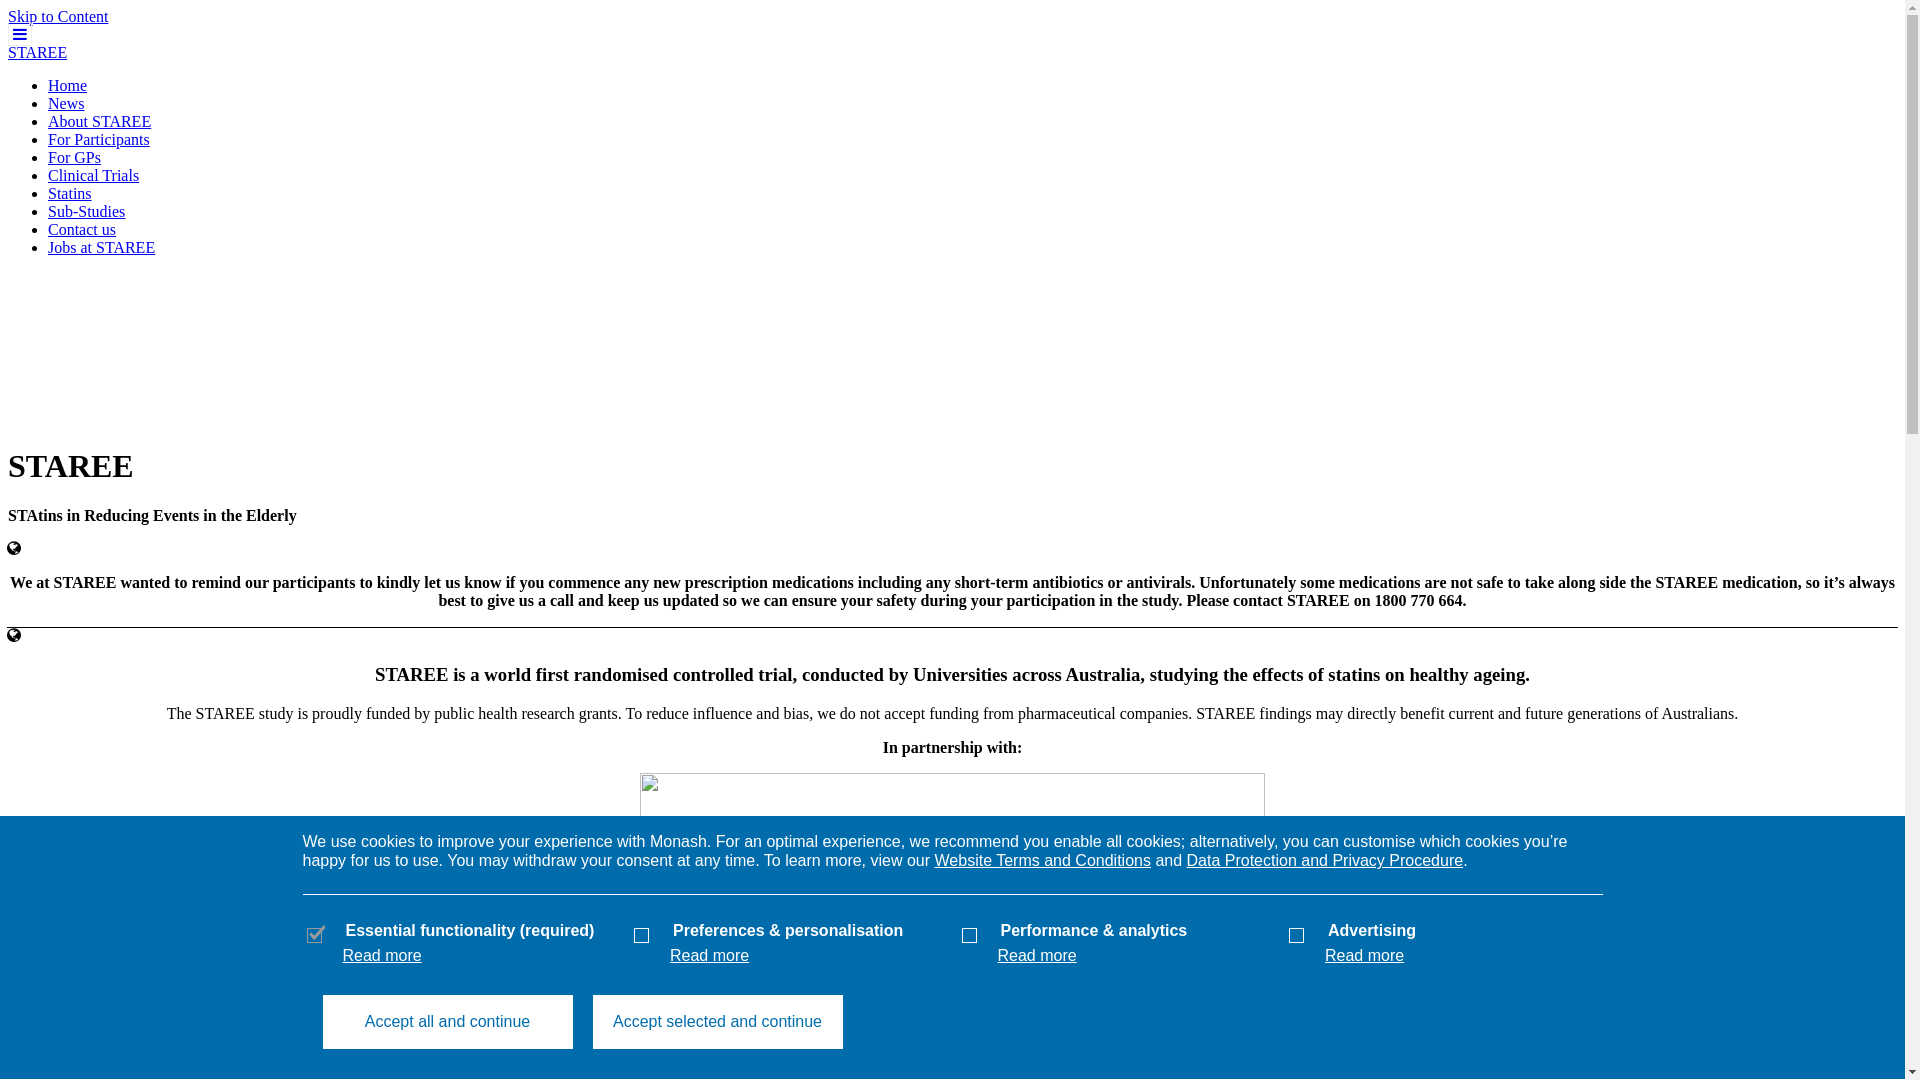 The image size is (1920, 1080). What do you see at coordinates (100, 246) in the screenshot?
I see `'Jobs at STAREE'` at bounding box center [100, 246].